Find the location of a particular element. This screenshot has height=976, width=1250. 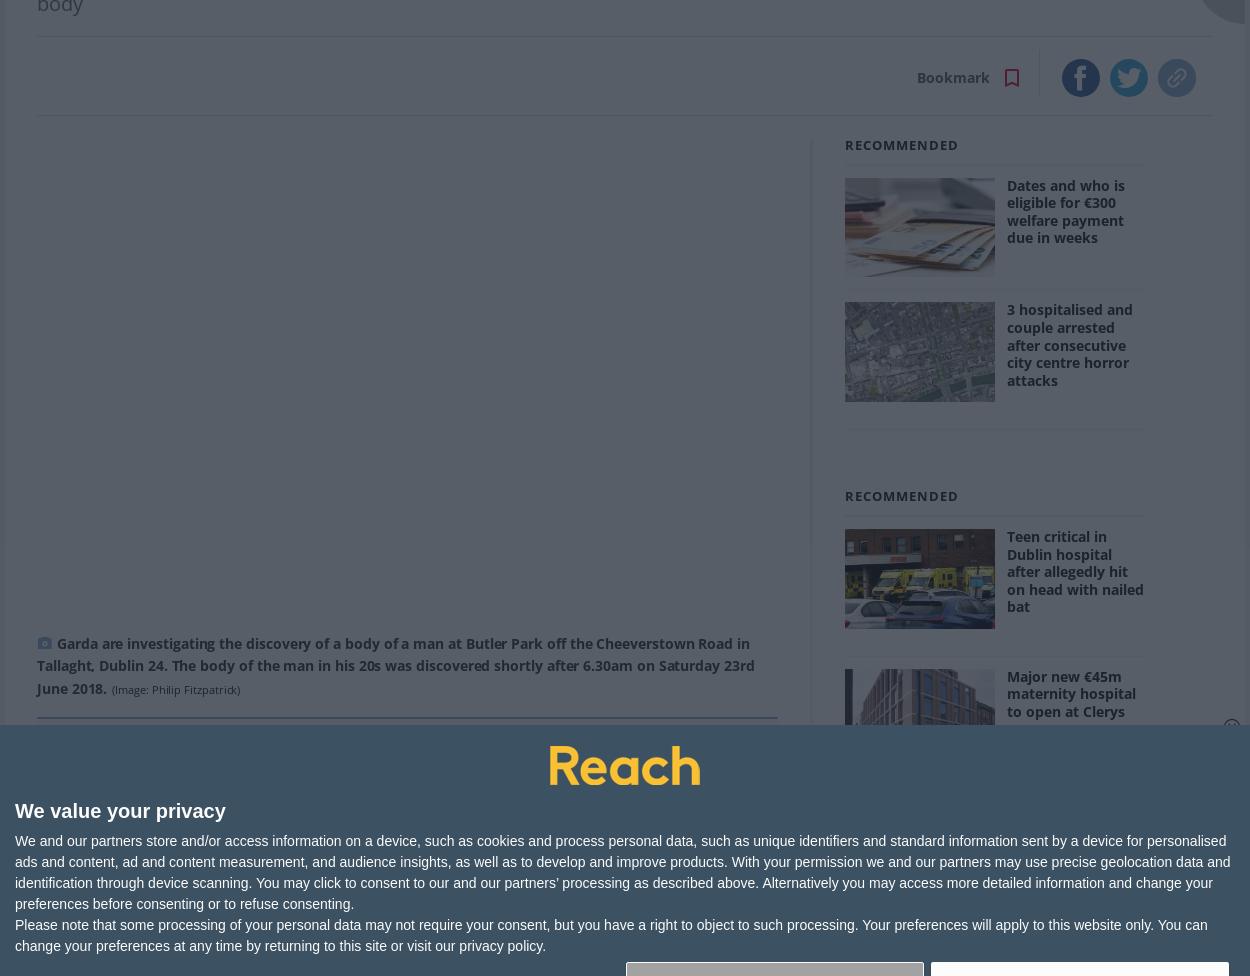

'More info' is located at coordinates (291, 868).